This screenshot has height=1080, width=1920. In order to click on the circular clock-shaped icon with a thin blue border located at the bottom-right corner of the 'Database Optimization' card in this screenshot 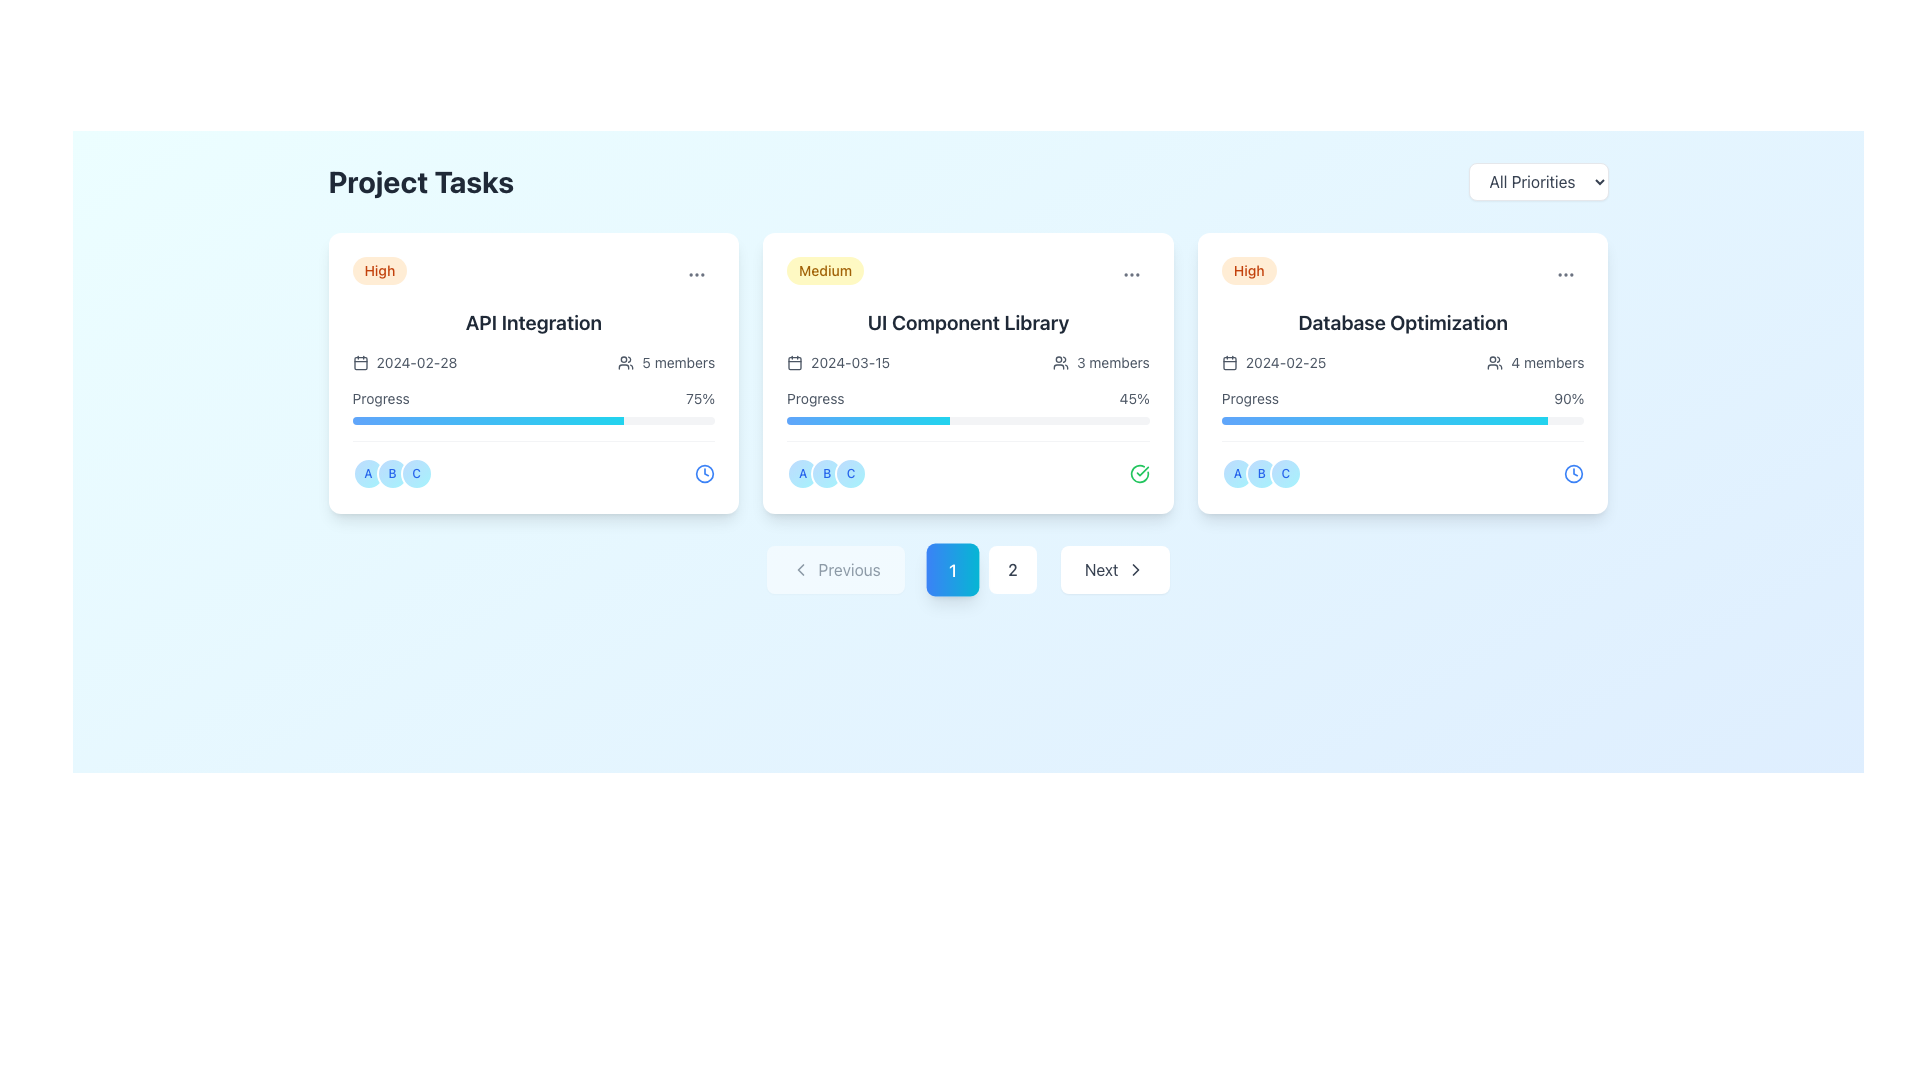, I will do `click(1573, 474)`.